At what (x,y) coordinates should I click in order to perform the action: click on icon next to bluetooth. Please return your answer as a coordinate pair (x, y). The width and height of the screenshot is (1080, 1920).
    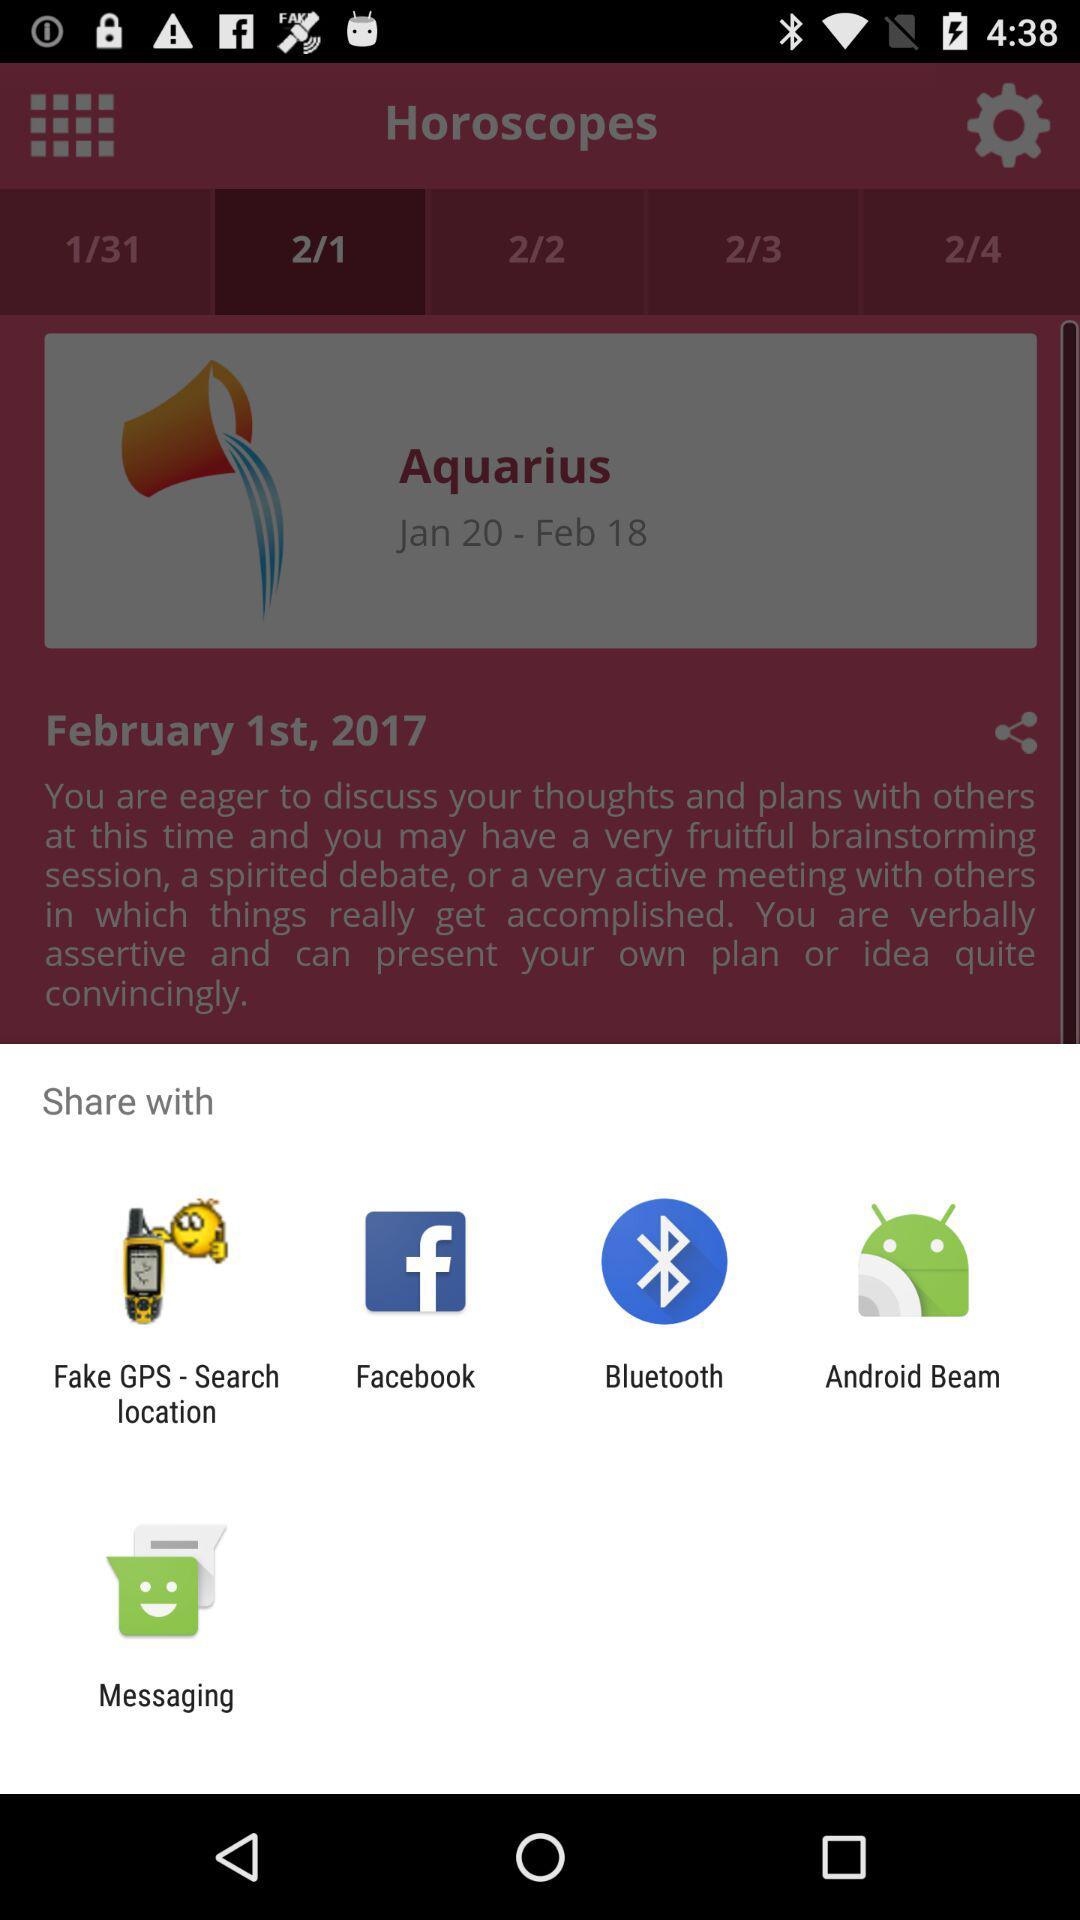
    Looking at the image, I should click on (414, 1392).